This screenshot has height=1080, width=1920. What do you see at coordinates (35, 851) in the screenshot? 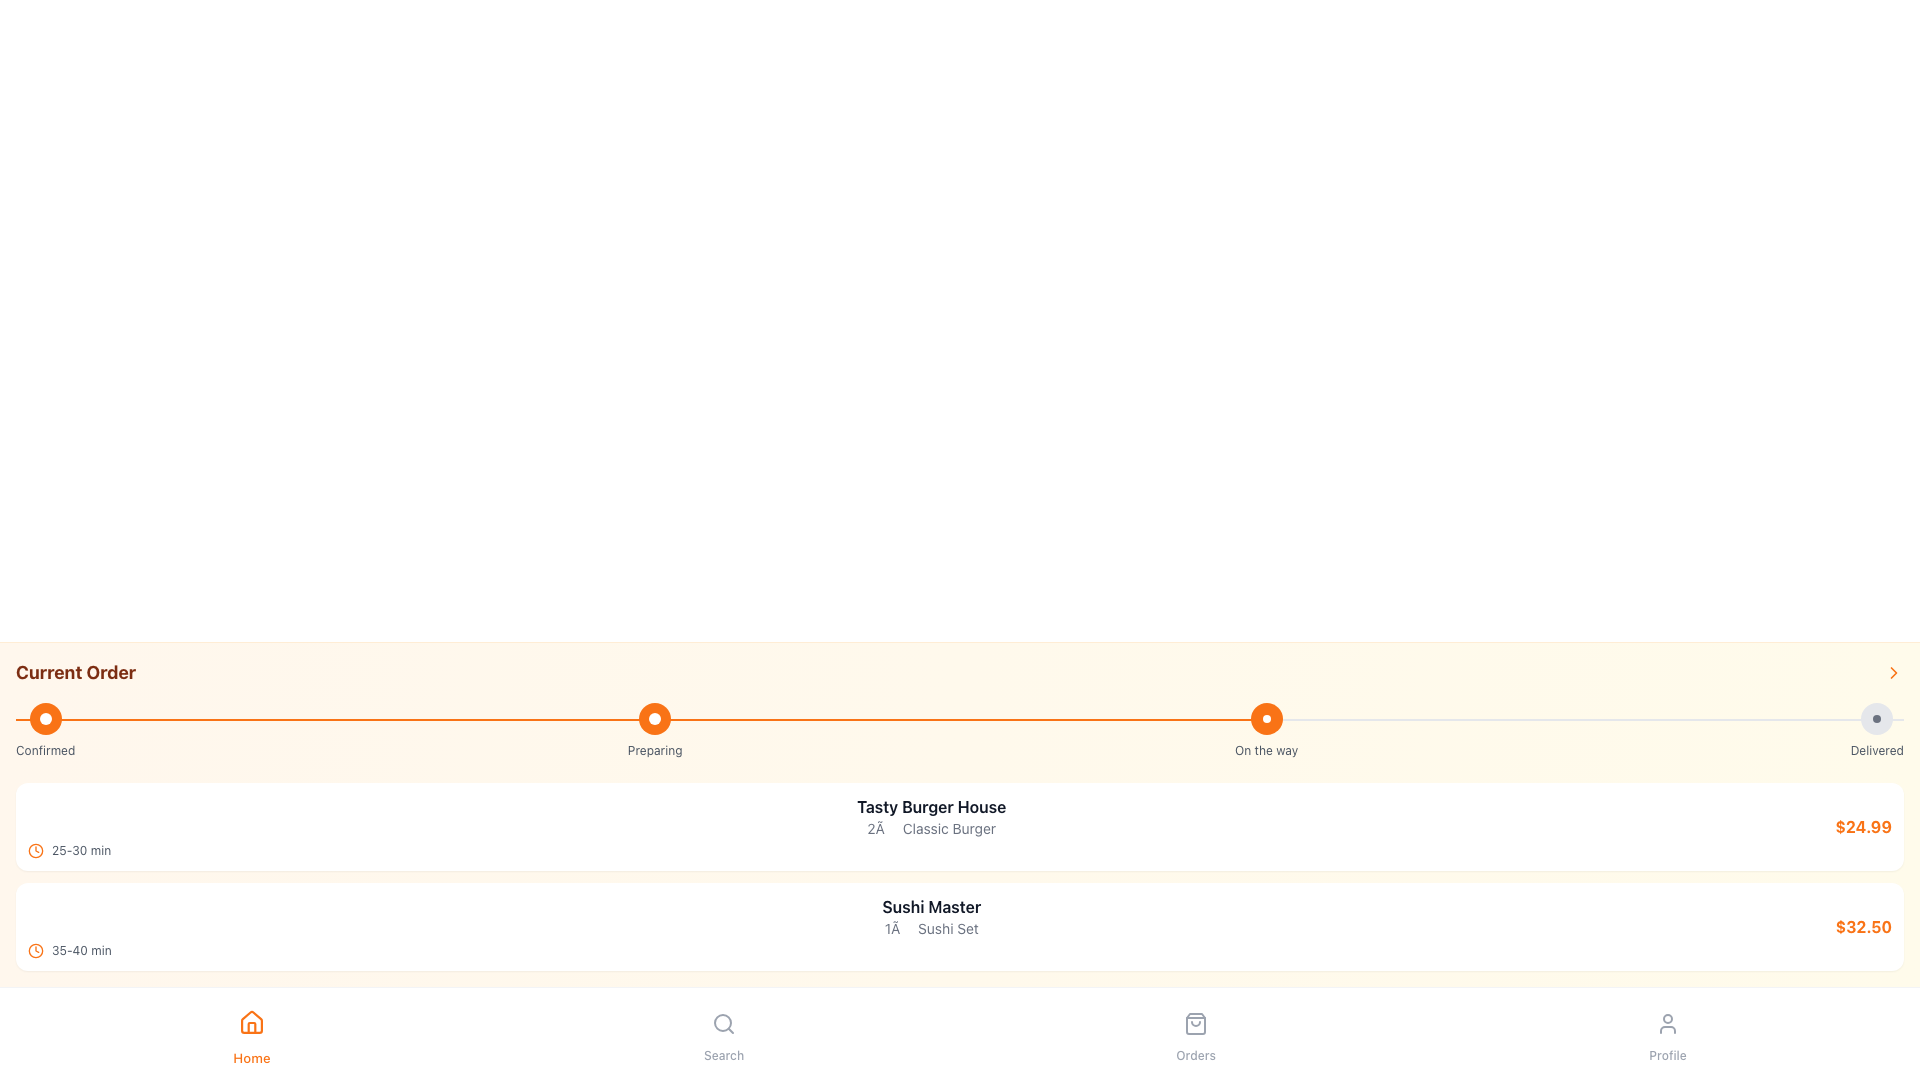
I see `the estimated delivery time icon located at the start of the '25-30 min' text block, which provides a visual cue for the time estimate of the order` at bounding box center [35, 851].